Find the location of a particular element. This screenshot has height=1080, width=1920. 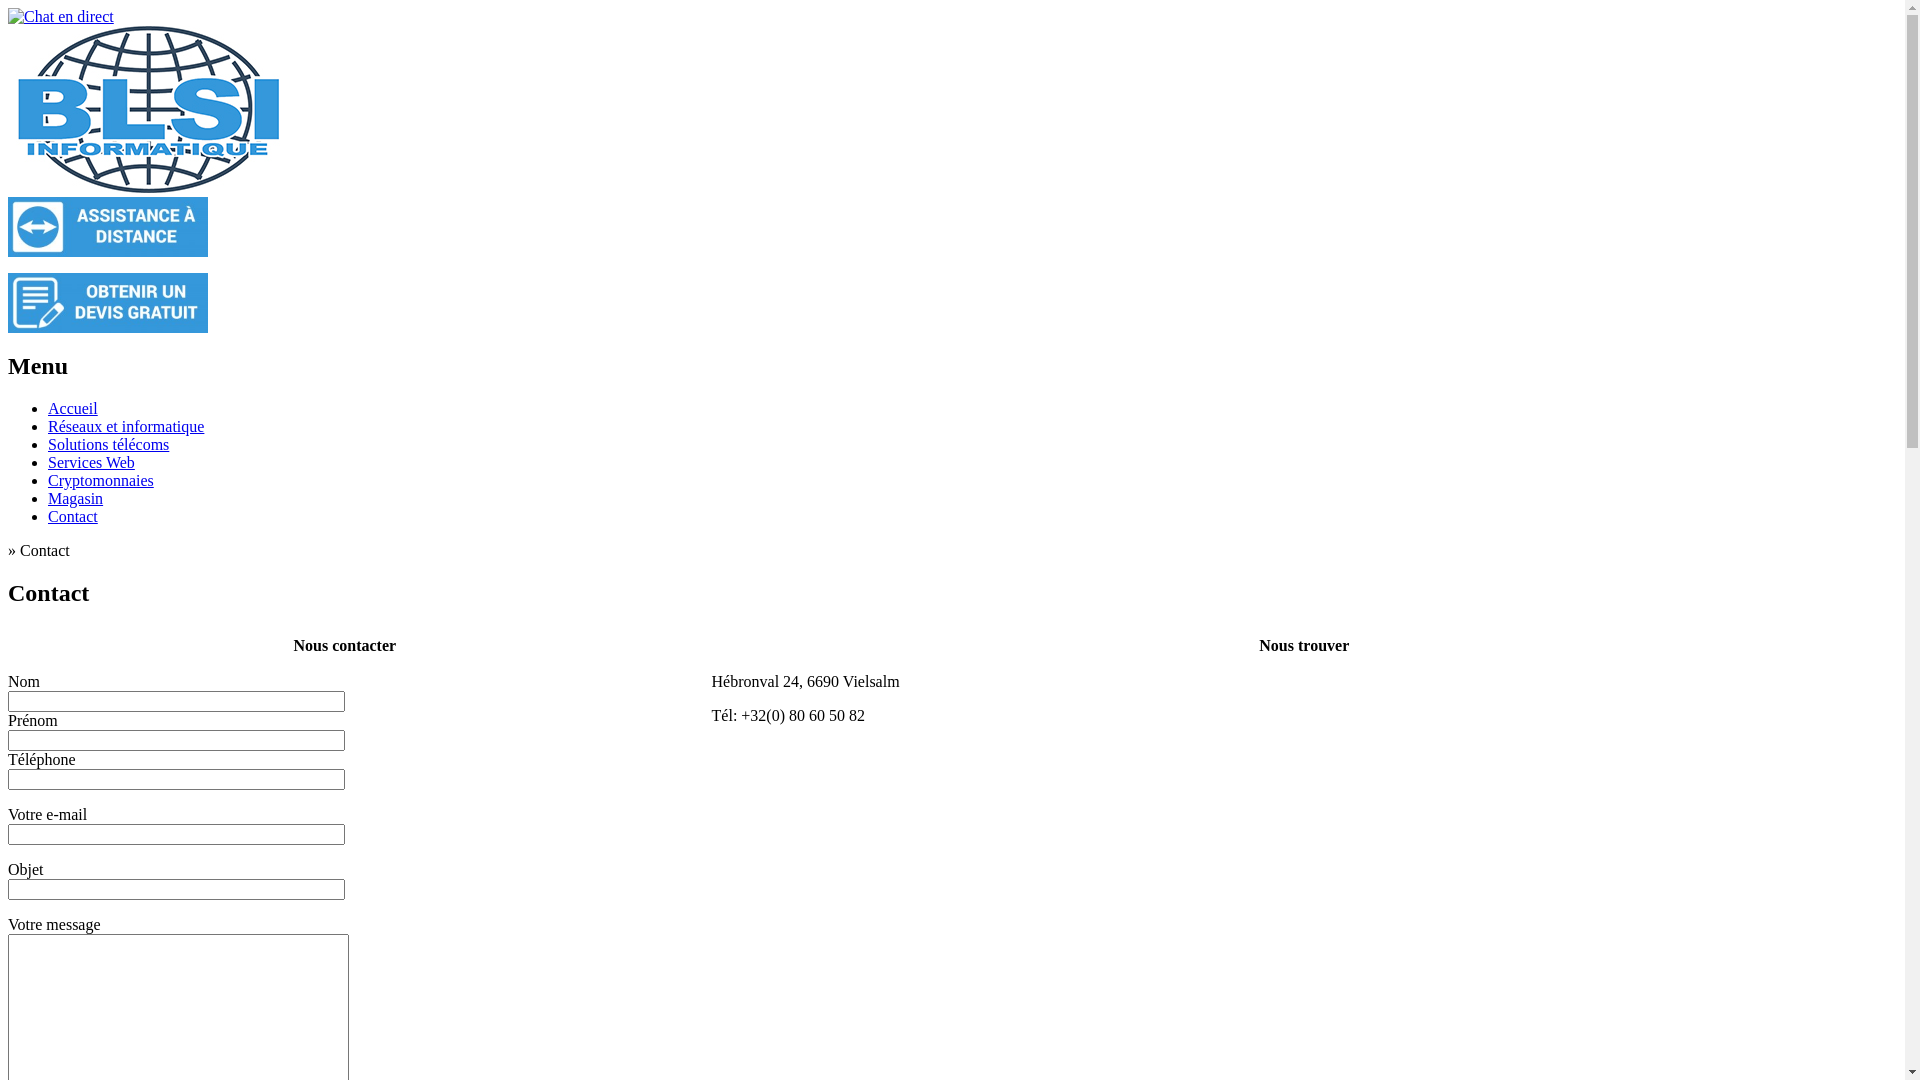

'Cryptomonnaies' is located at coordinates (48, 480).